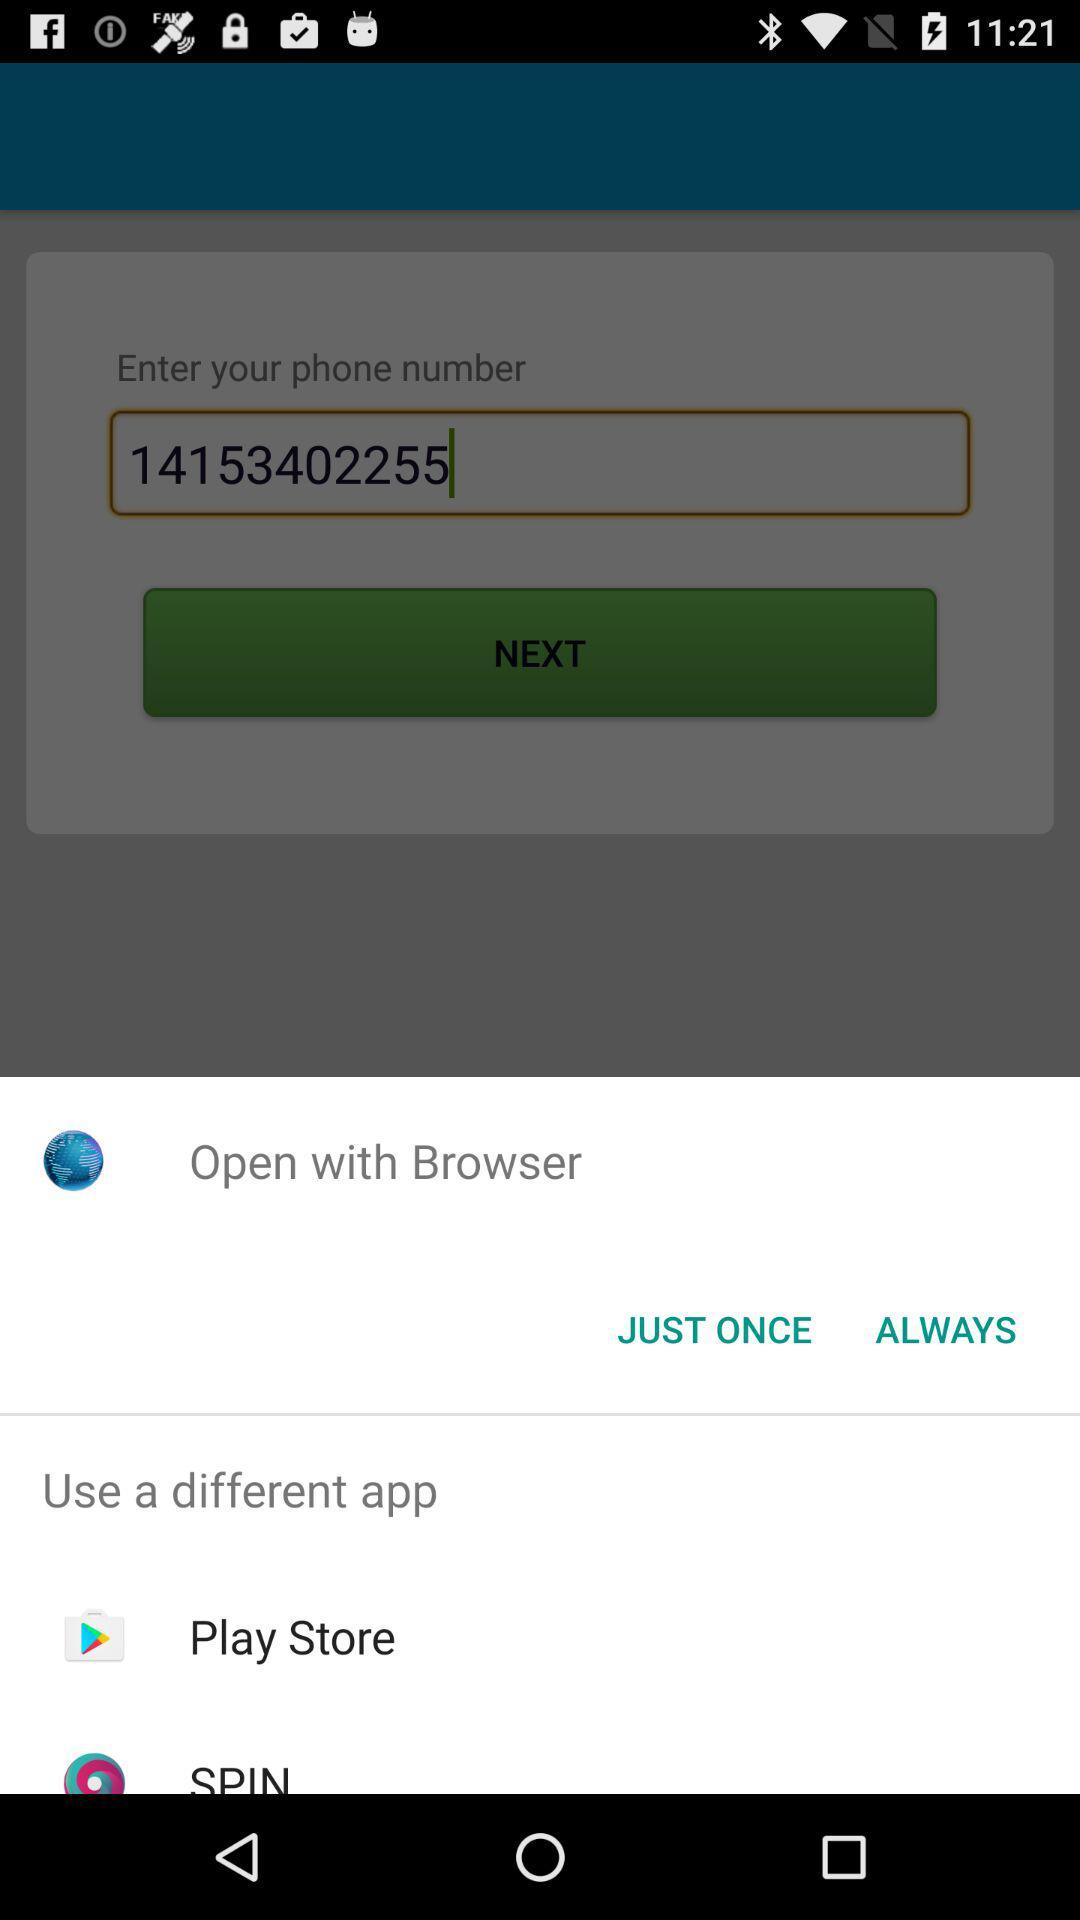  I want to click on just once, so click(713, 1329).